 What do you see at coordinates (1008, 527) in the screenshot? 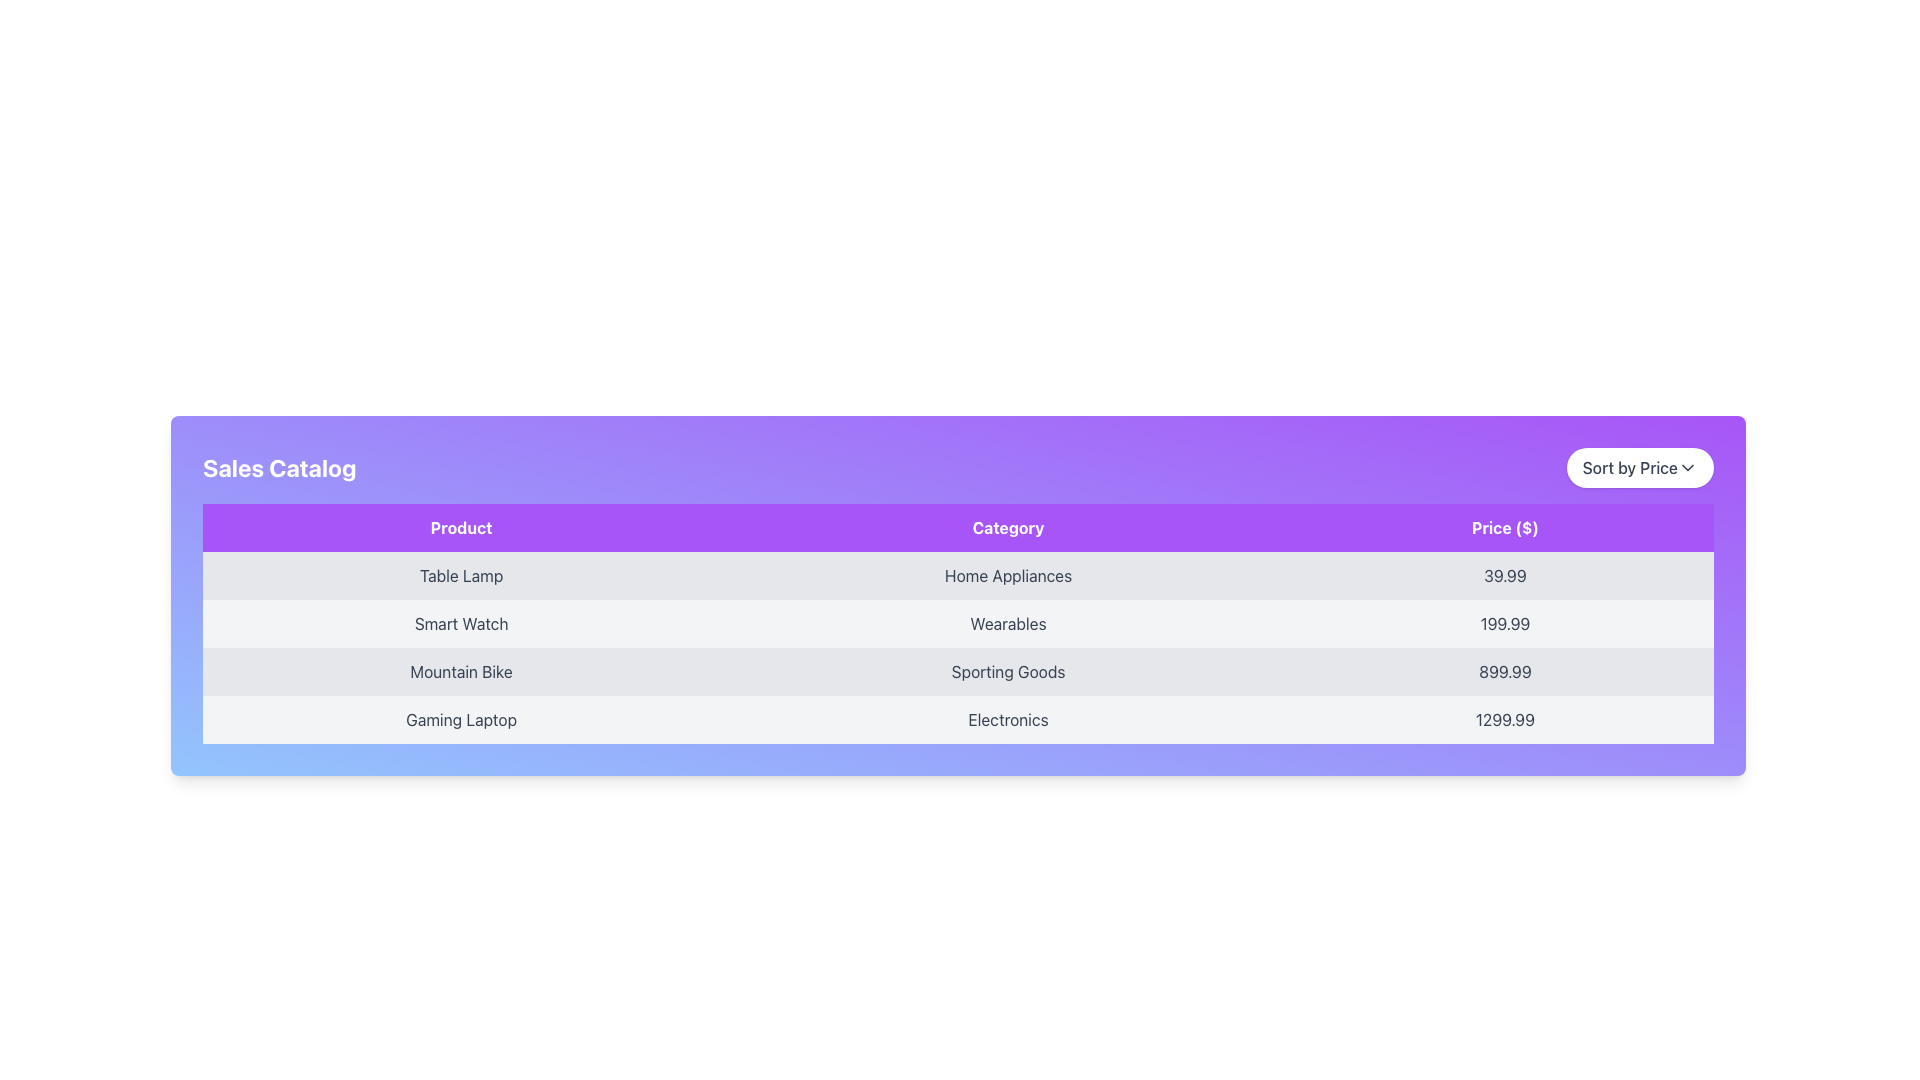
I see `the 'Category' header label in the purple-colored table header bar, which is centrally positioned between the 'Product' and 'Price ($)' headers` at bounding box center [1008, 527].